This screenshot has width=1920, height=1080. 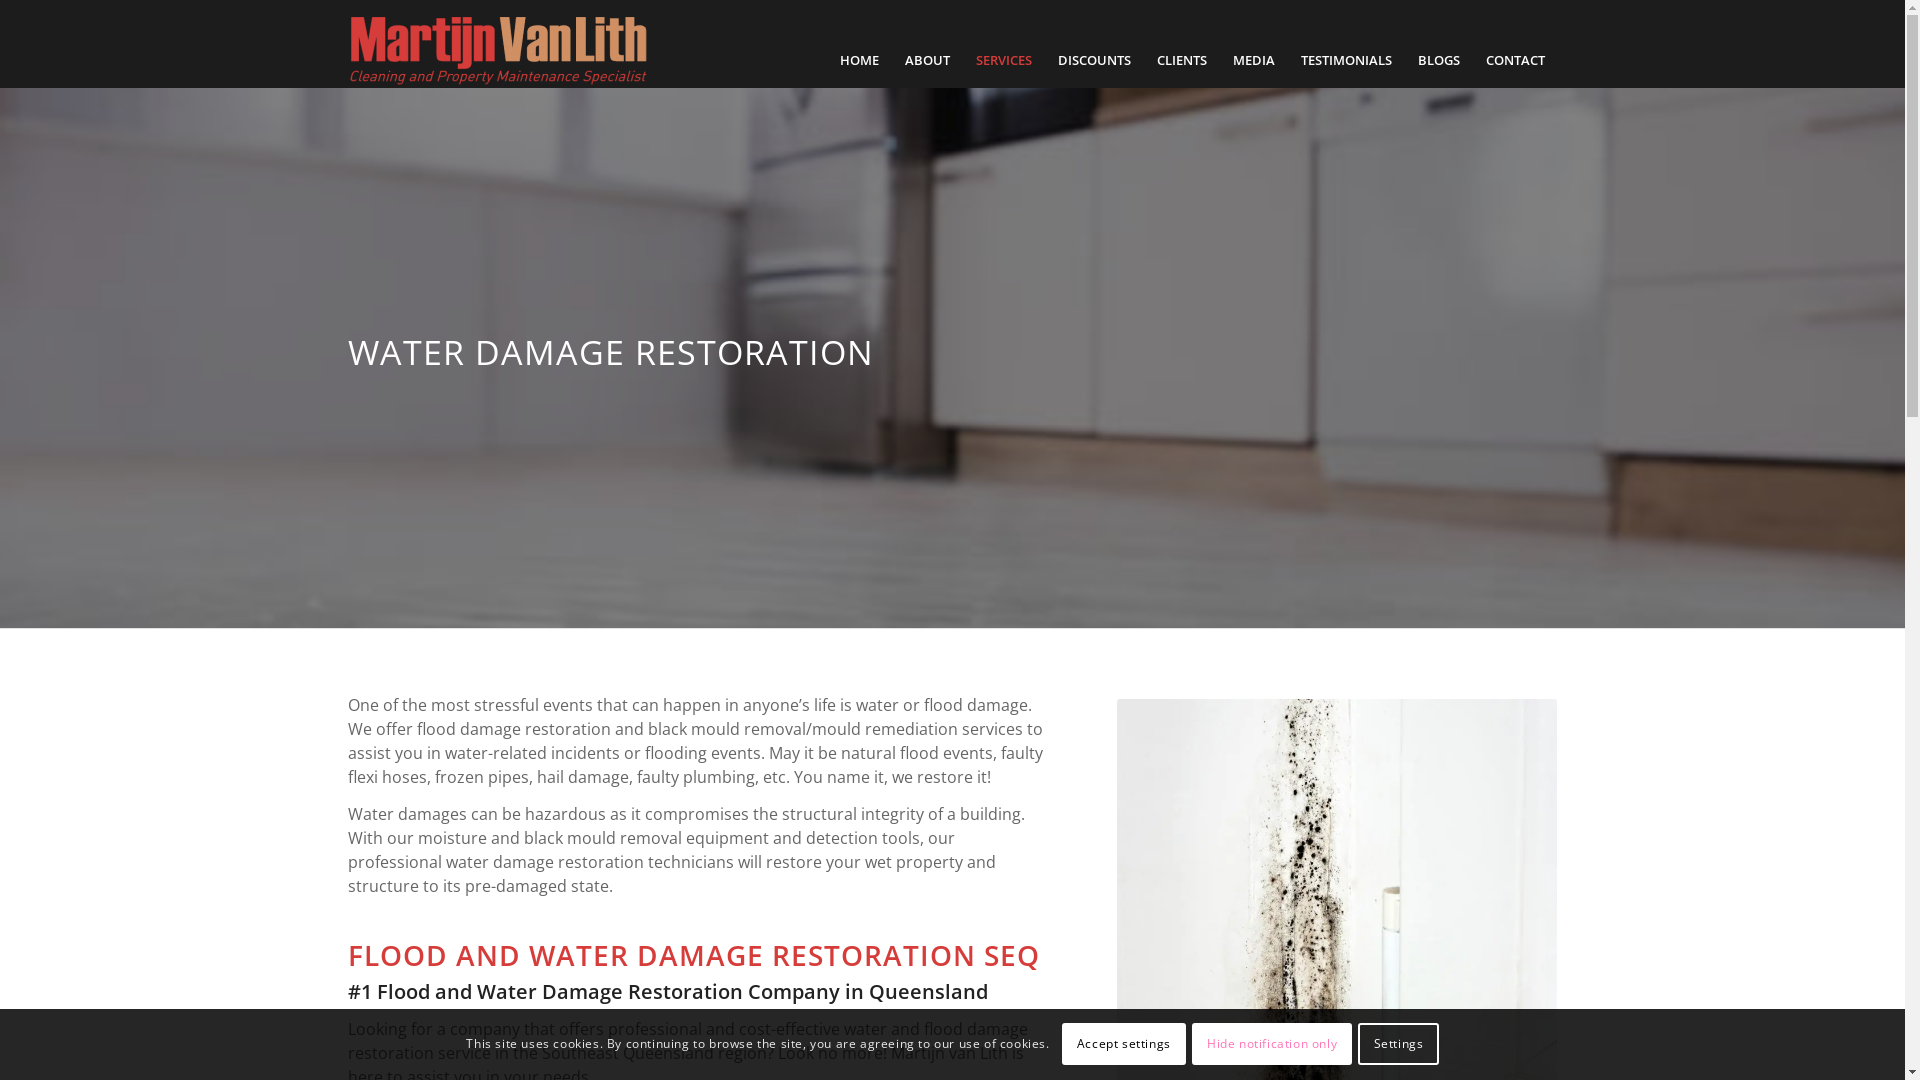 What do you see at coordinates (858, 59) in the screenshot?
I see `'HOME'` at bounding box center [858, 59].